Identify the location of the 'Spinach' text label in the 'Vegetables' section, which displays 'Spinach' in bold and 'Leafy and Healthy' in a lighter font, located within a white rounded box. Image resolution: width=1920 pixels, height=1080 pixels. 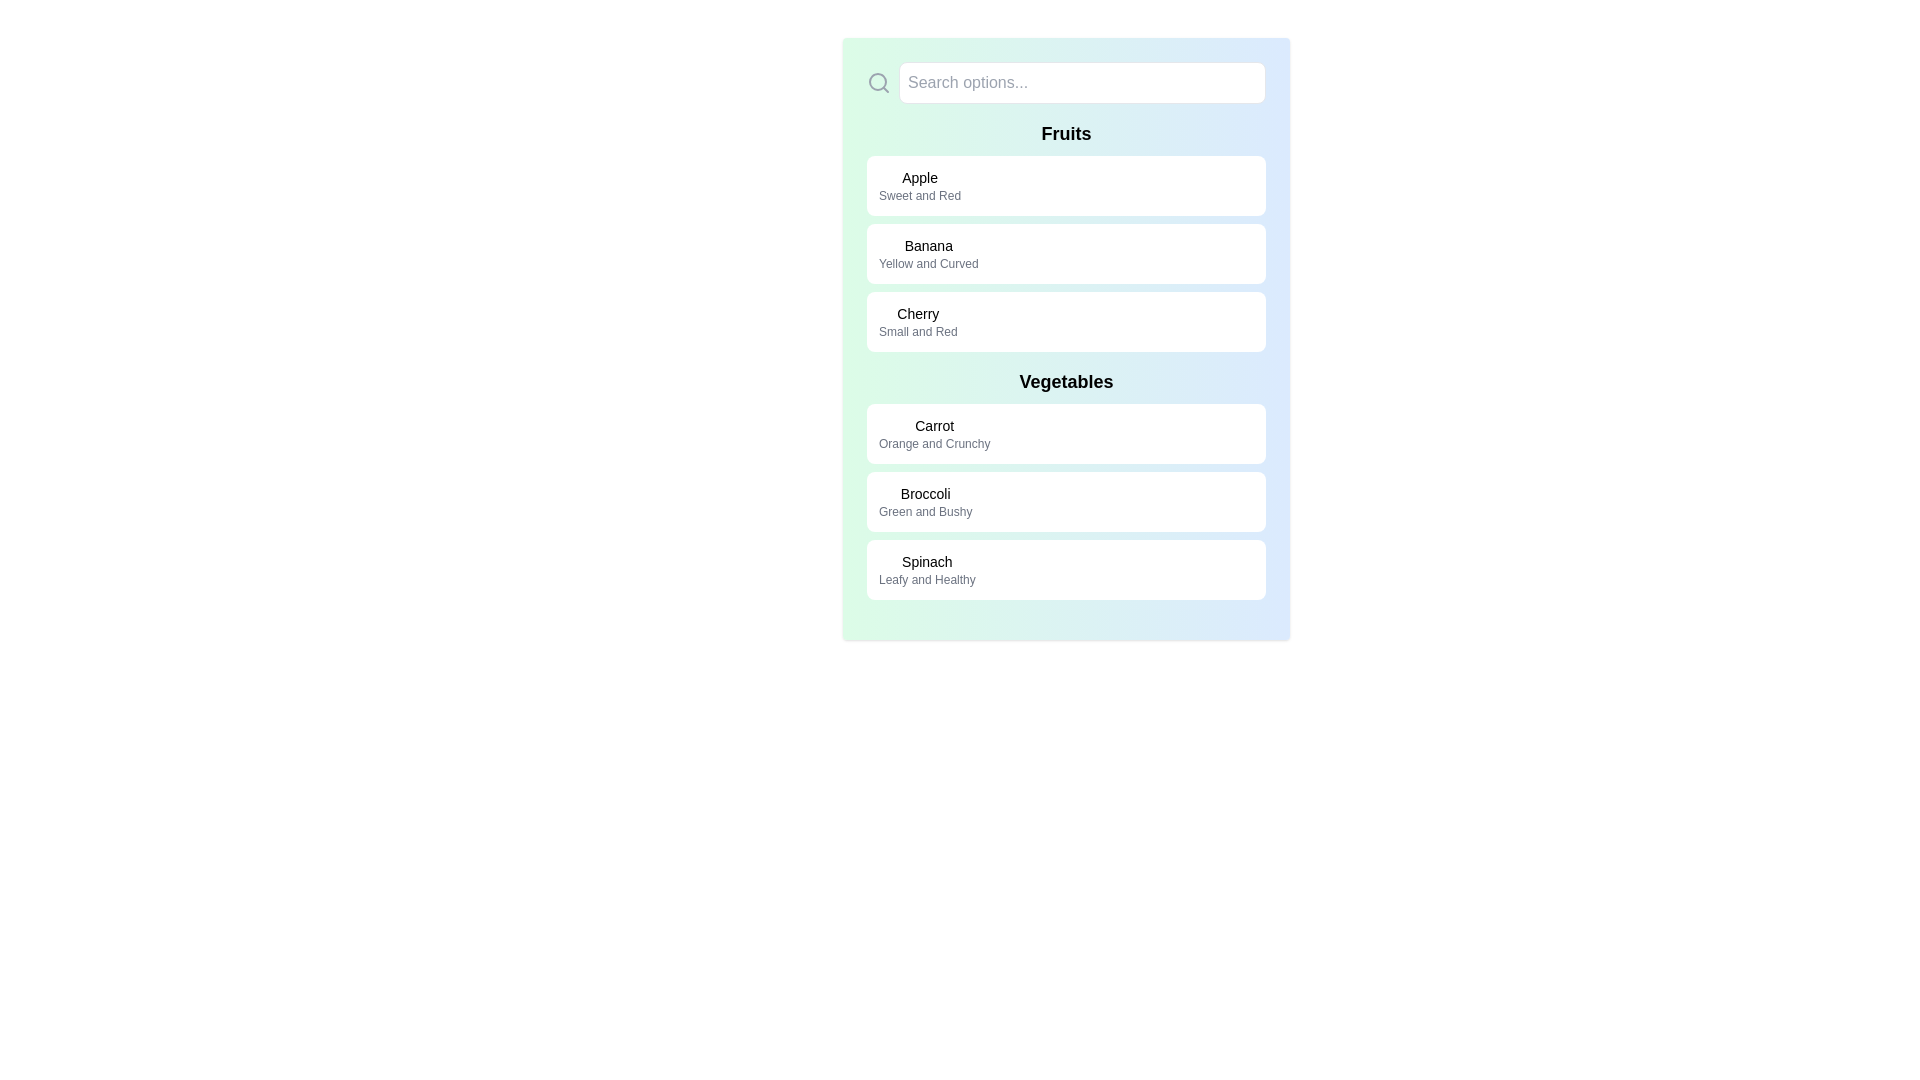
(926, 570).